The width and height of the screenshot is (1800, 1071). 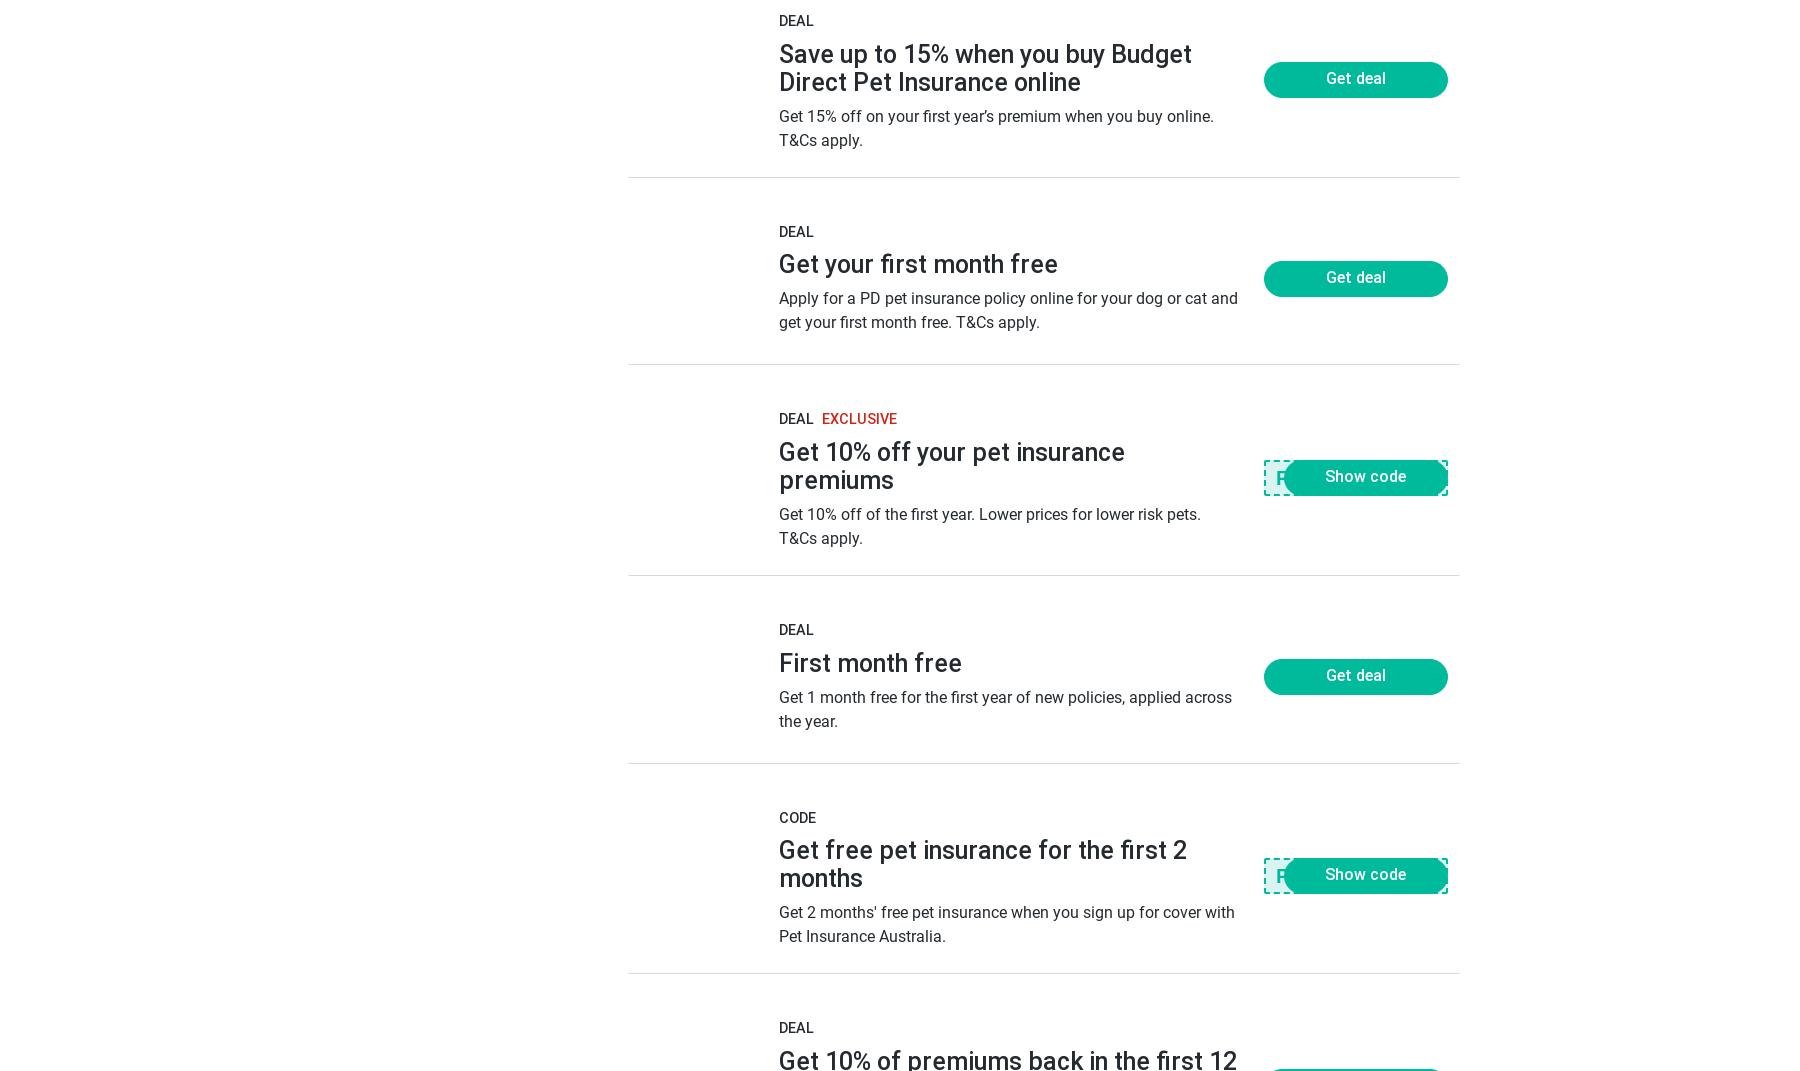 What do you see at coordinates (869, 661) in the screenshot?
I see `'First month free'` at bounding box center [869, 661].